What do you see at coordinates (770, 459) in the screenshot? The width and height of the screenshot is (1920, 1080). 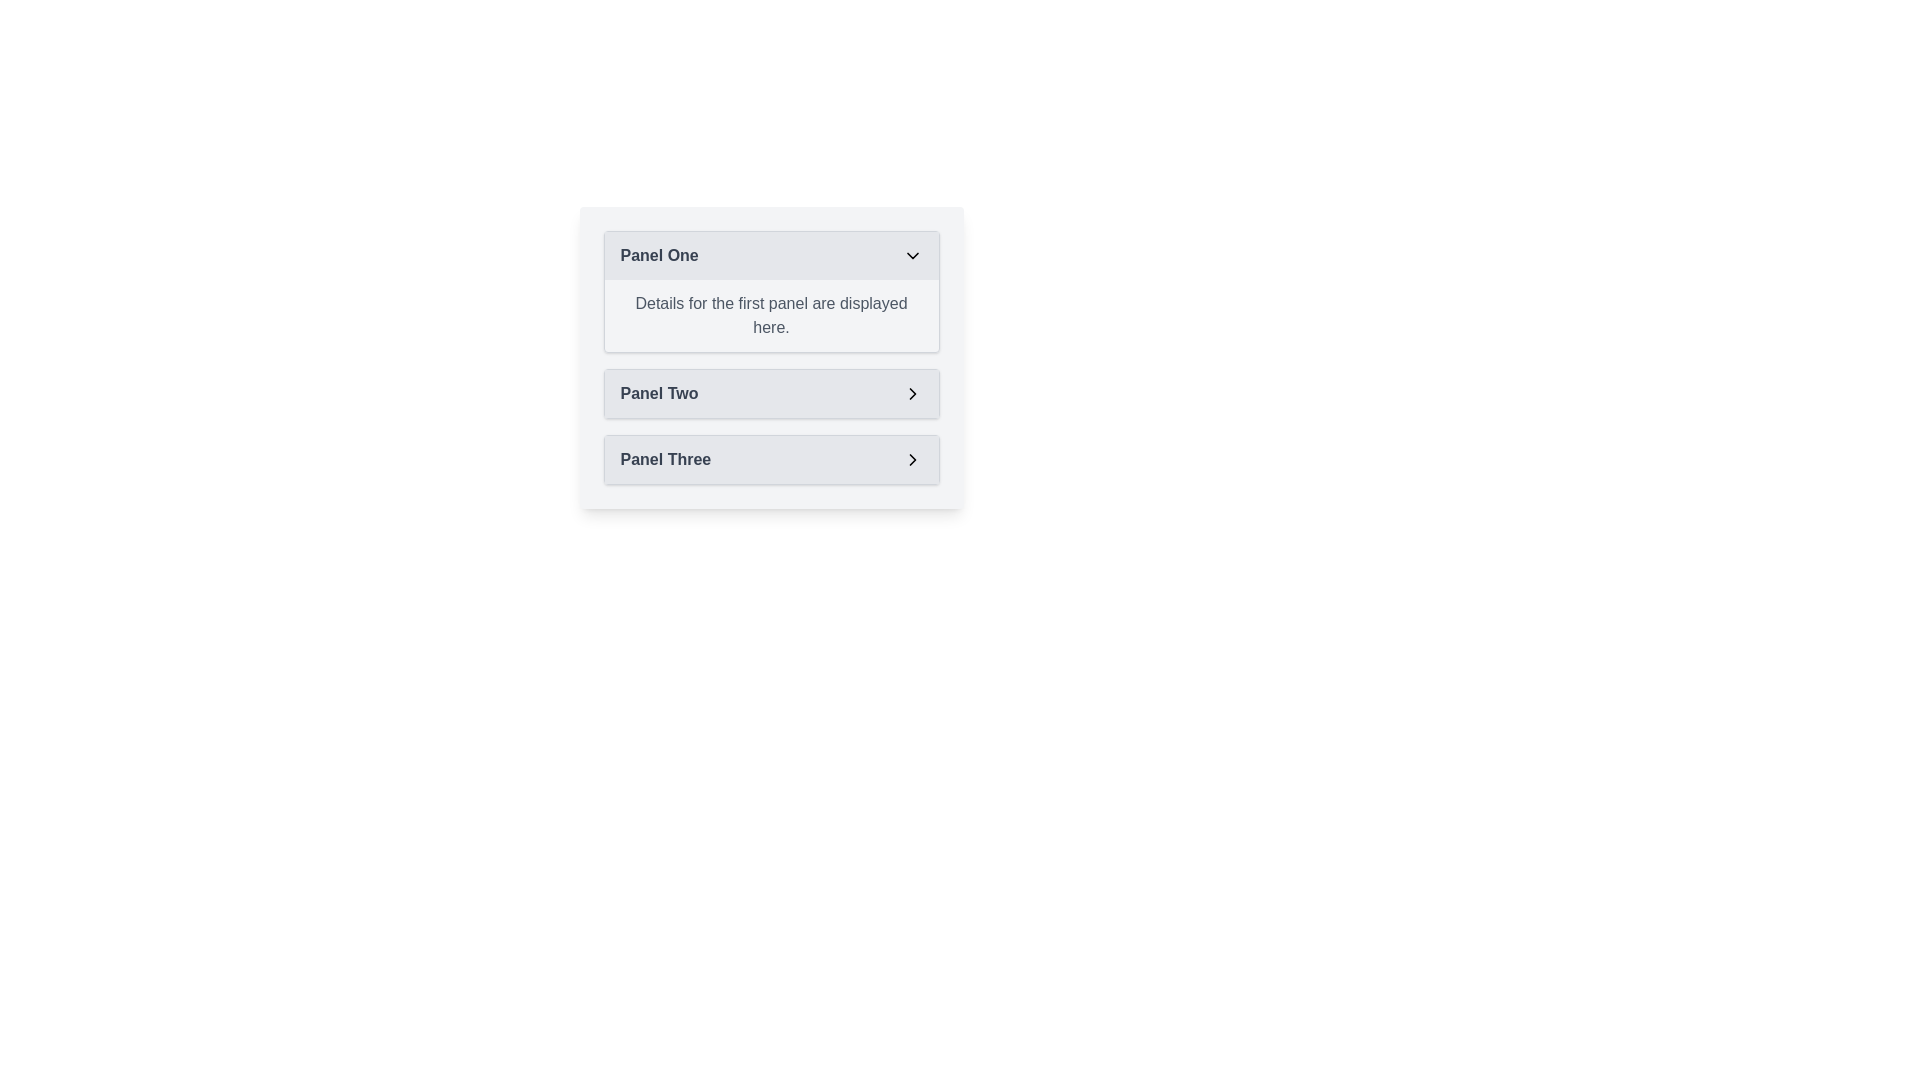 I see `the third button in the vertically stacked group of collapsible panel headers` at bounding box center [770, 459].